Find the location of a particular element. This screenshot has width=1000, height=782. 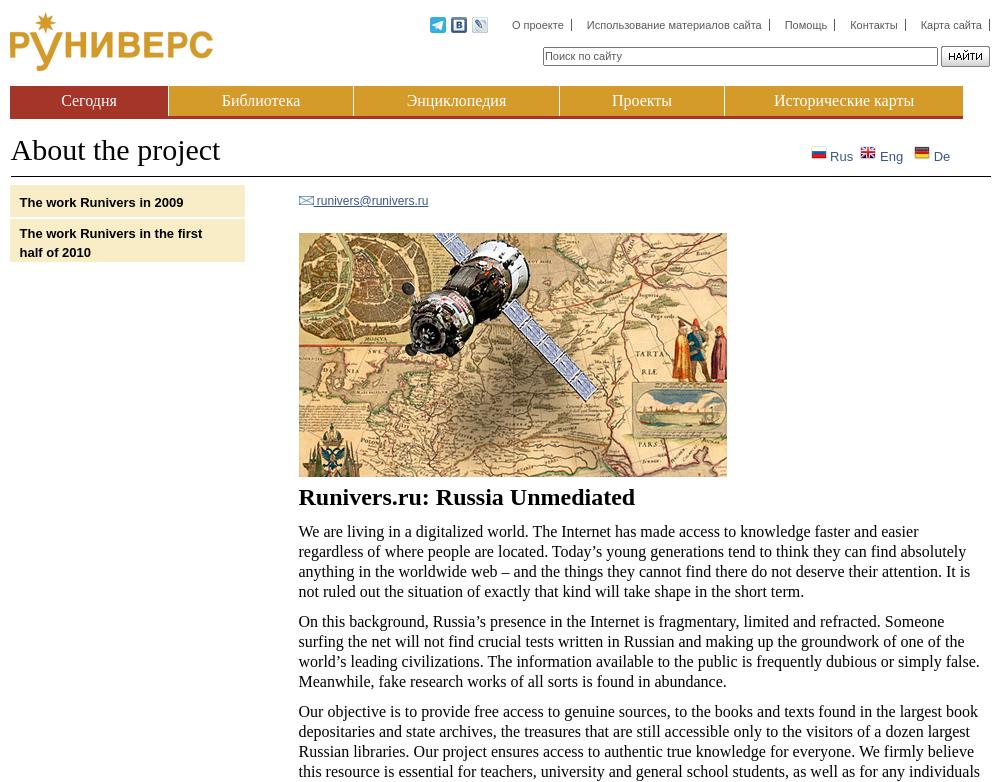

'On this background, Russia’s presence in the Internet is fragmentary, limited and refracted. Someone surfing the net will not find crucial tests written in Russian and making up the groundwork of one of the world’s leading civilizations. The information available to the public is frequently dubious or simply false. Meanwhile, fake research works of all sorts is found in abundance.' is located at coordinates (298, 650).